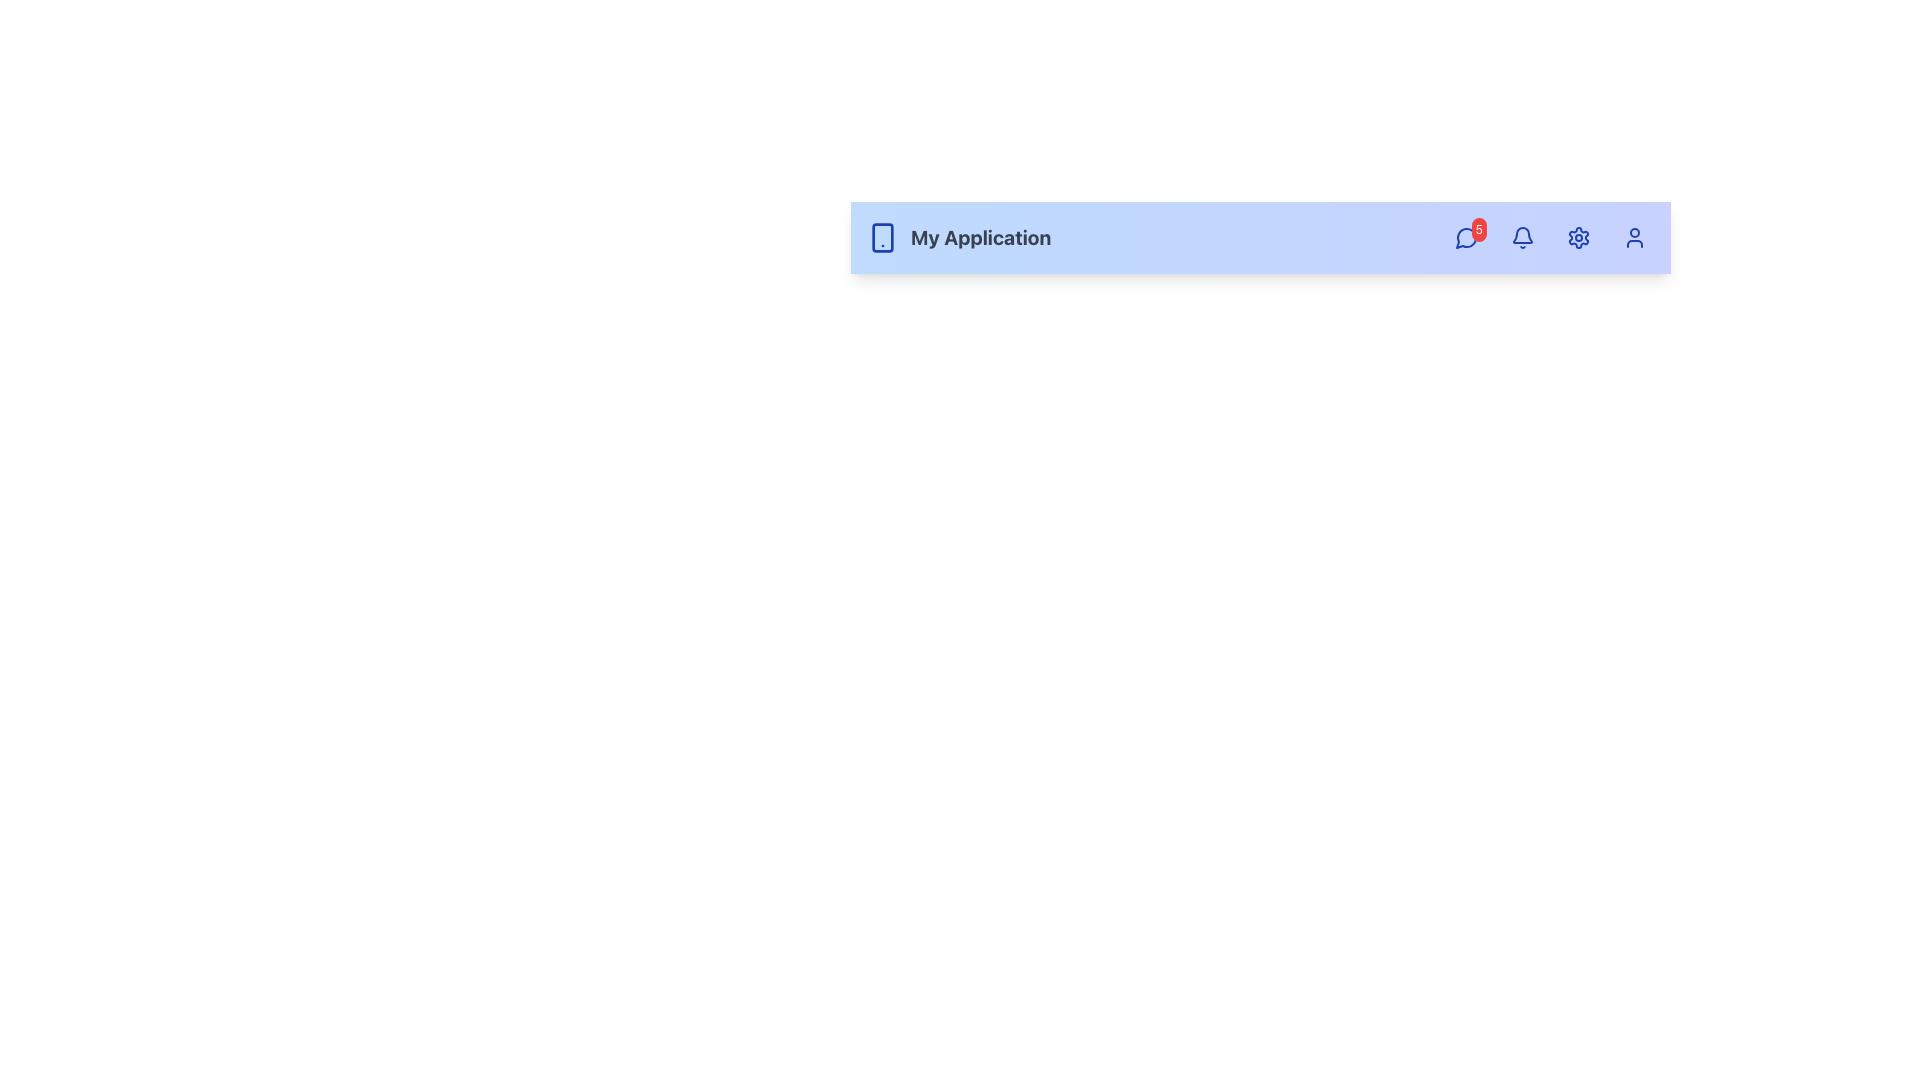  What do you see at coordinates (1578, 237) in the screenshot?
I see `the rounded blue gear icon button located in the top-right section of the interface` at bounding box center [1578, 237].